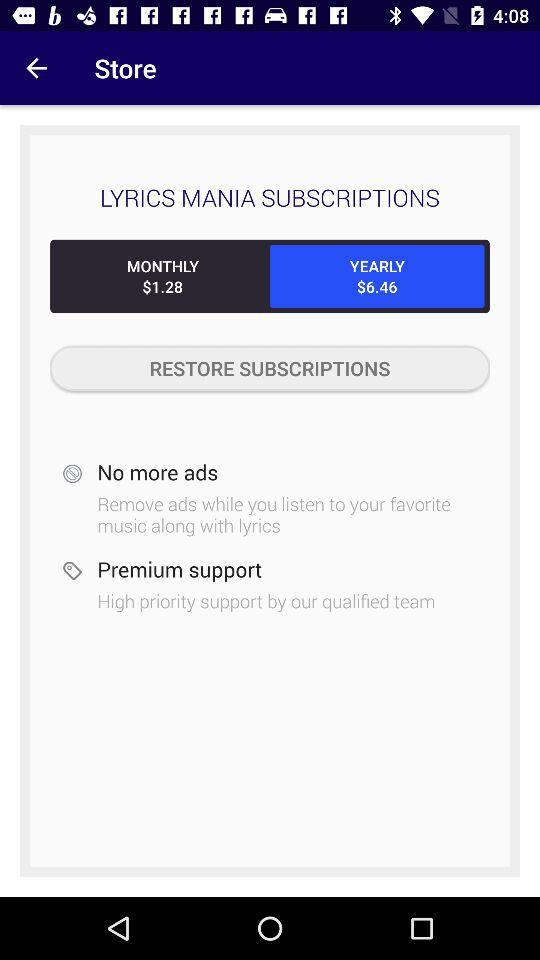 The image size is (540, 960). What do you see at coordinates (36, 68) in the screenshot?
I see `item to the left of the store item` at bounding box center [36, 68].